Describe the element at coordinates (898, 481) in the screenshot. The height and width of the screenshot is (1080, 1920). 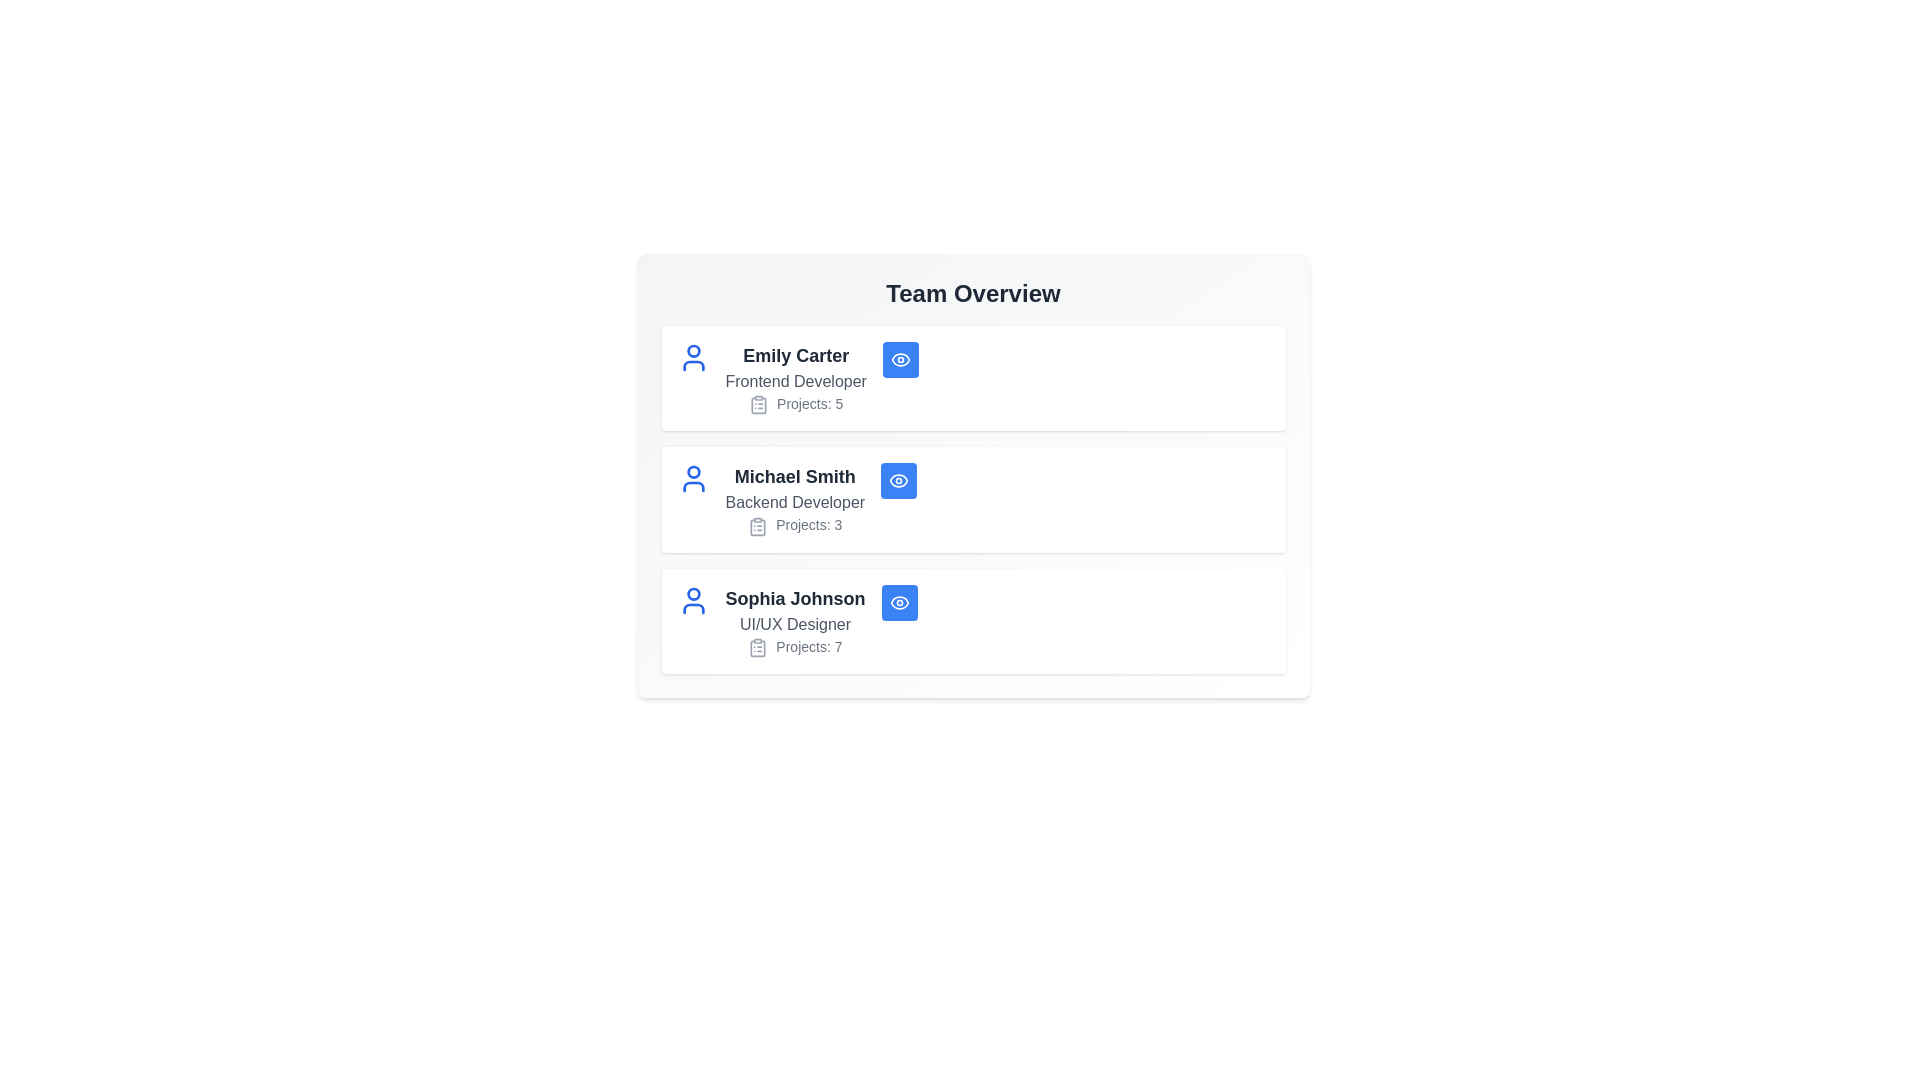
I see `the 'Eye' button of the team member identified by Michael Smith` at that location.